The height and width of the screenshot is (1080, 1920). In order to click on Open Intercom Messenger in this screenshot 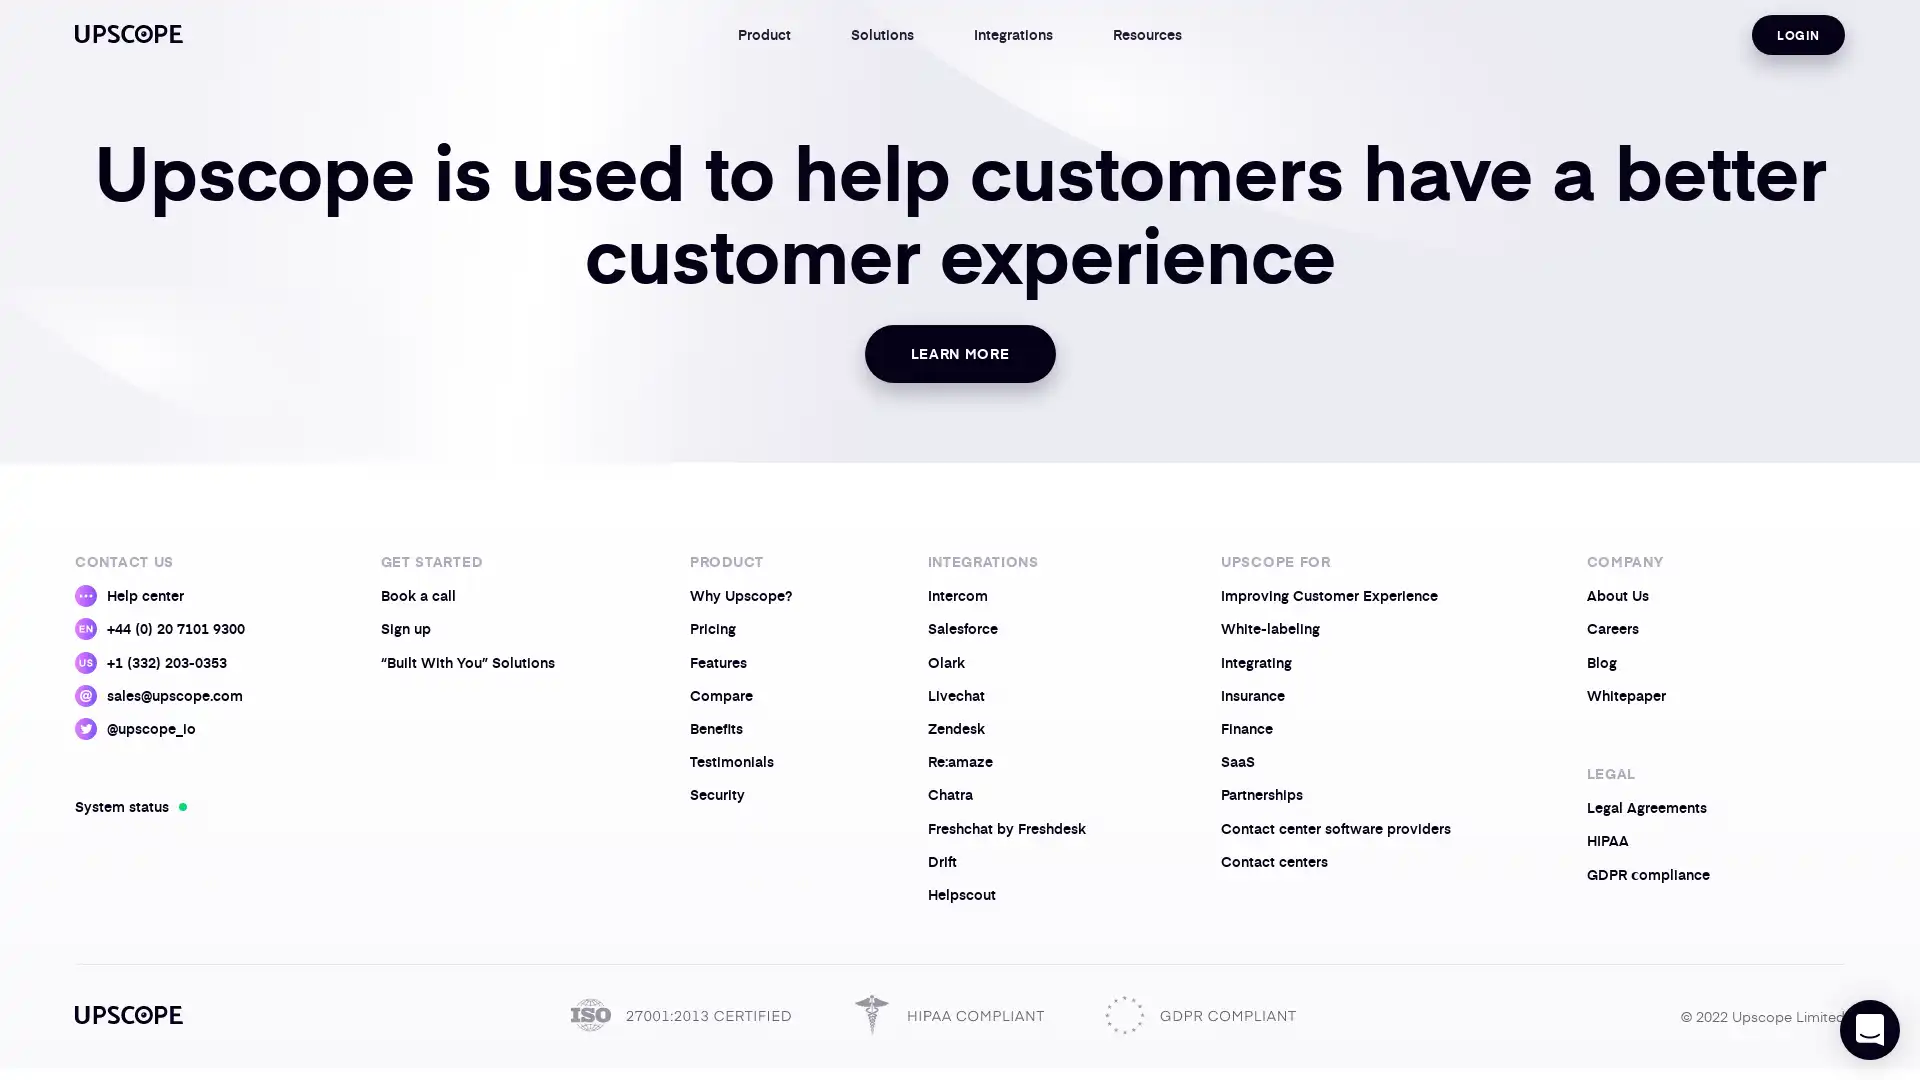, I will do `click(1869, 1029)`.